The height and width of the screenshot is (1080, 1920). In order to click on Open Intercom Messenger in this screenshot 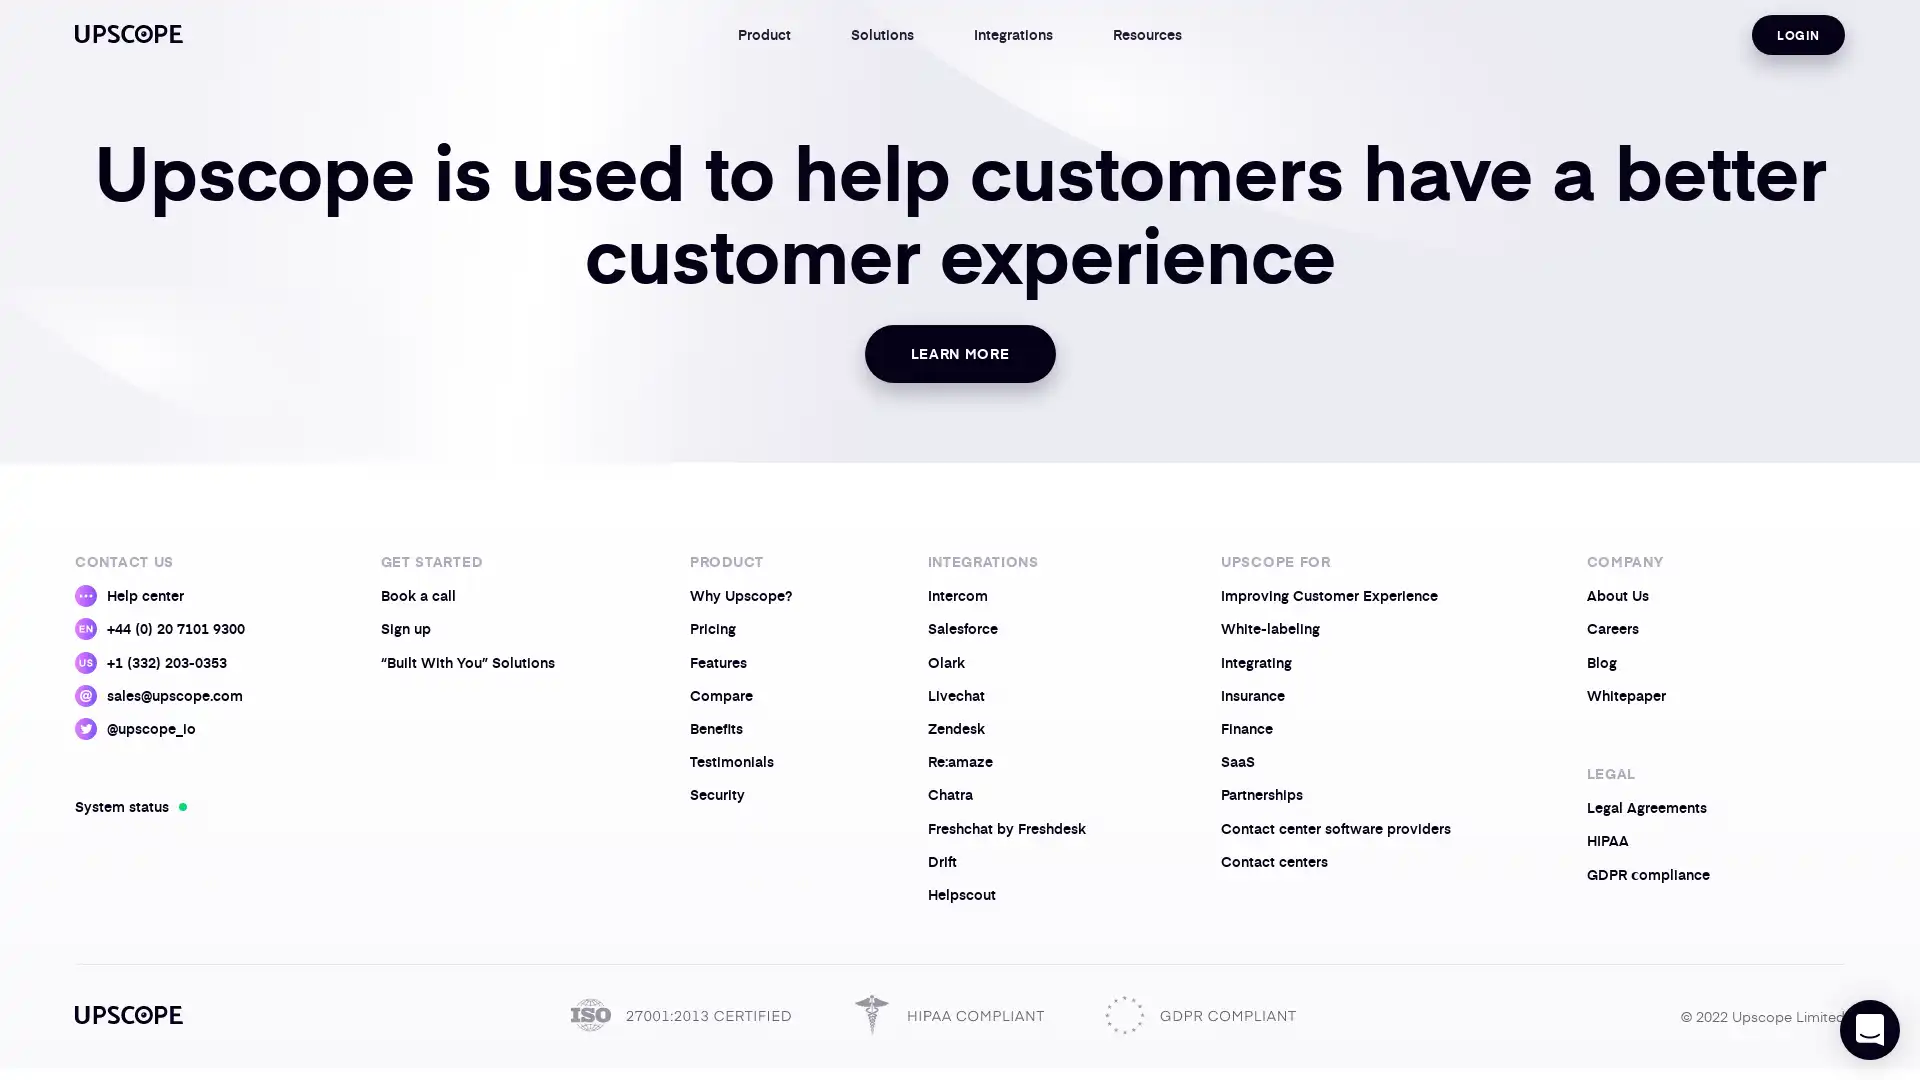, I will do `click(1869, 1029)`.